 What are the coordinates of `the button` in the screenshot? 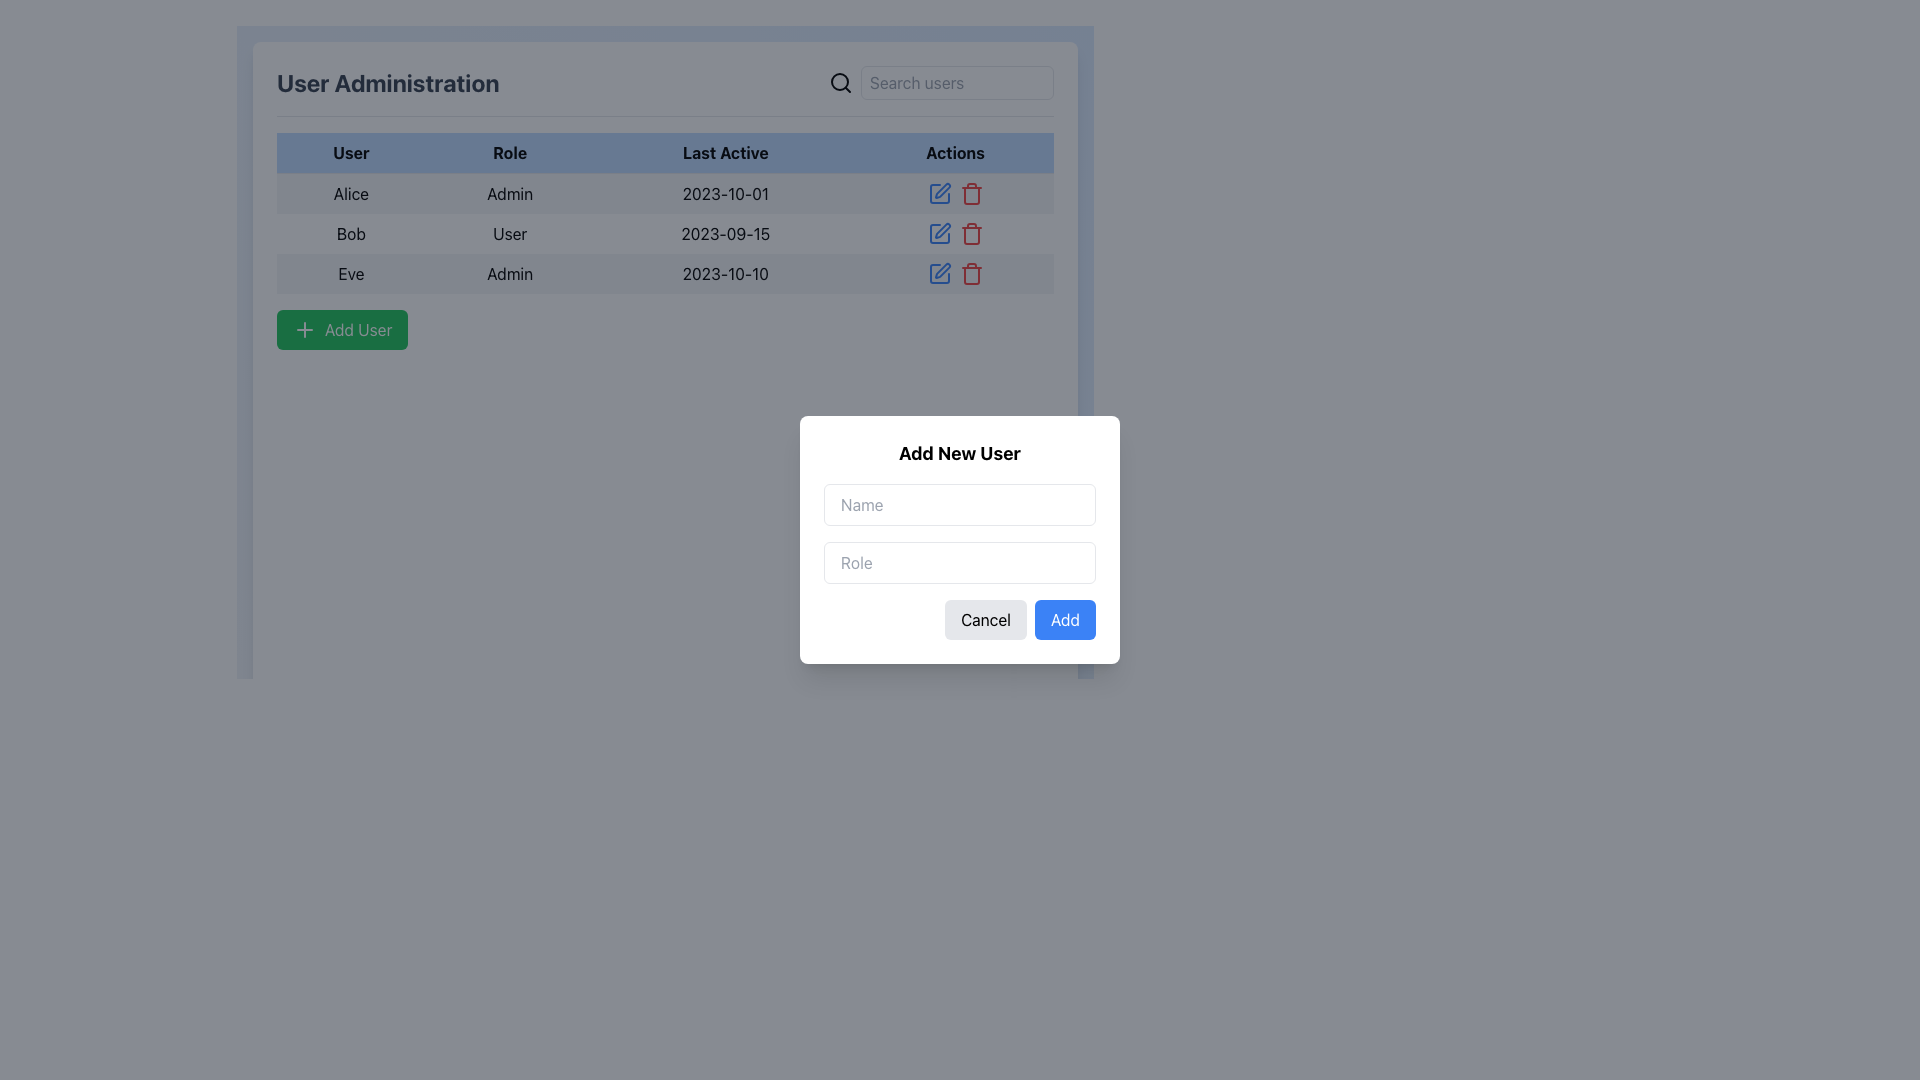 It's located at (342, 329).